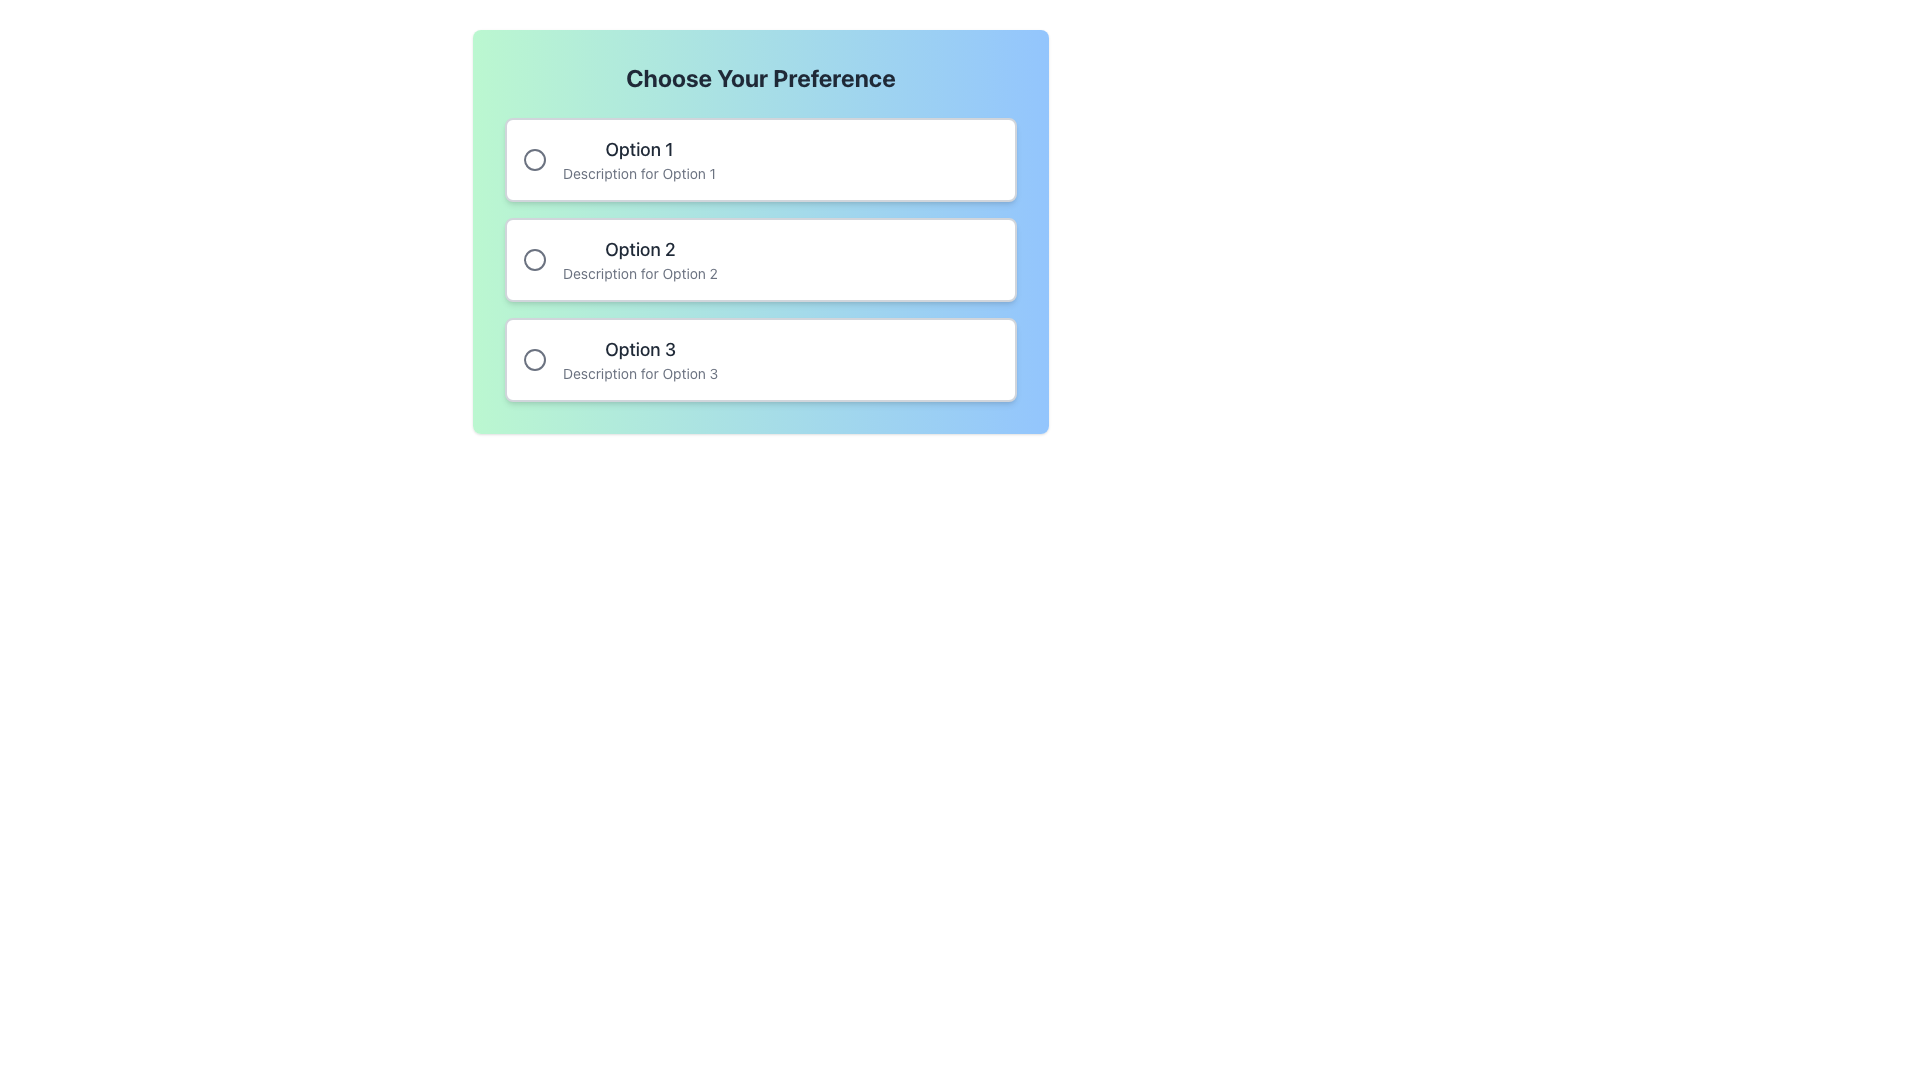 This screenshot has width=1920, height=1080. What do you see at coordinates (619, 258) in the screenshot?
I see `the text block in the second selectable option card` at bounding box center [619, 258].